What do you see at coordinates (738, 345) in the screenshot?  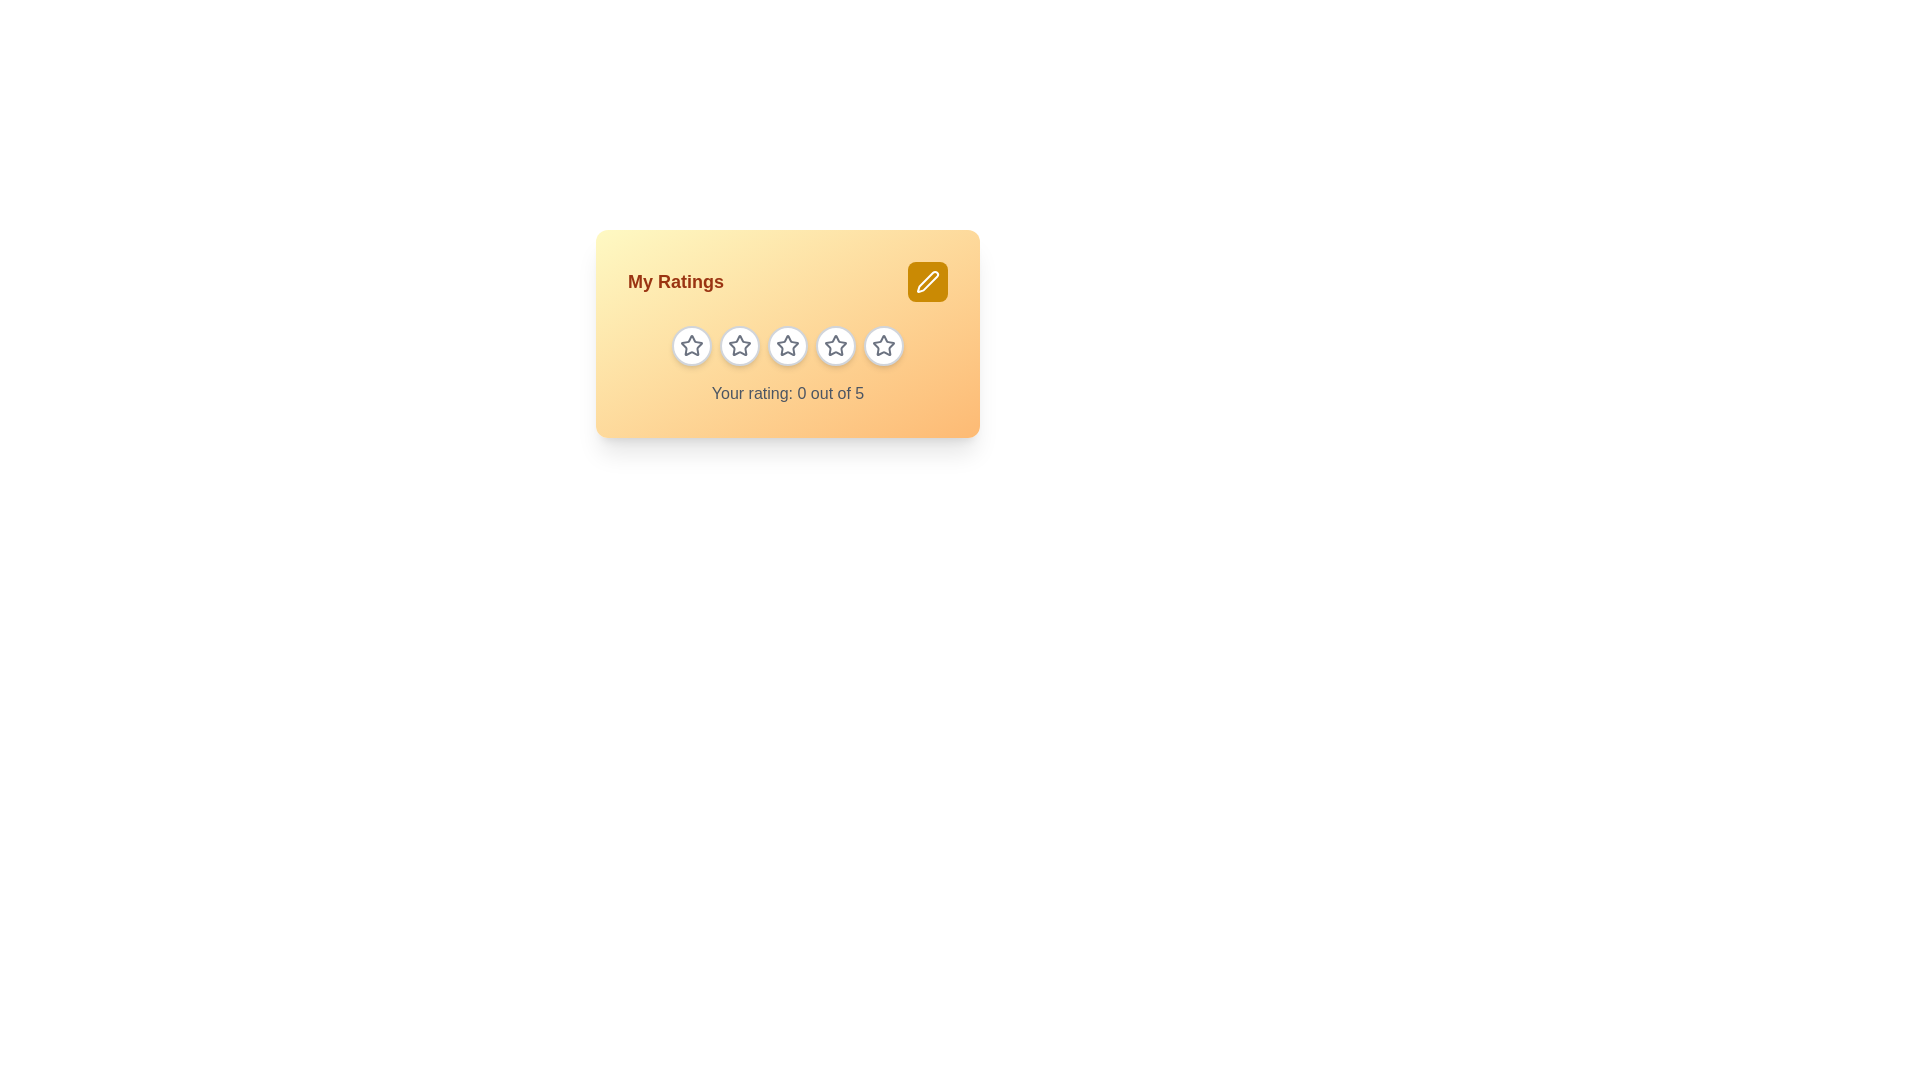 I see `the second star-shaped SVG icon in the rating scale for feedback` at bounding box center [738, 345].